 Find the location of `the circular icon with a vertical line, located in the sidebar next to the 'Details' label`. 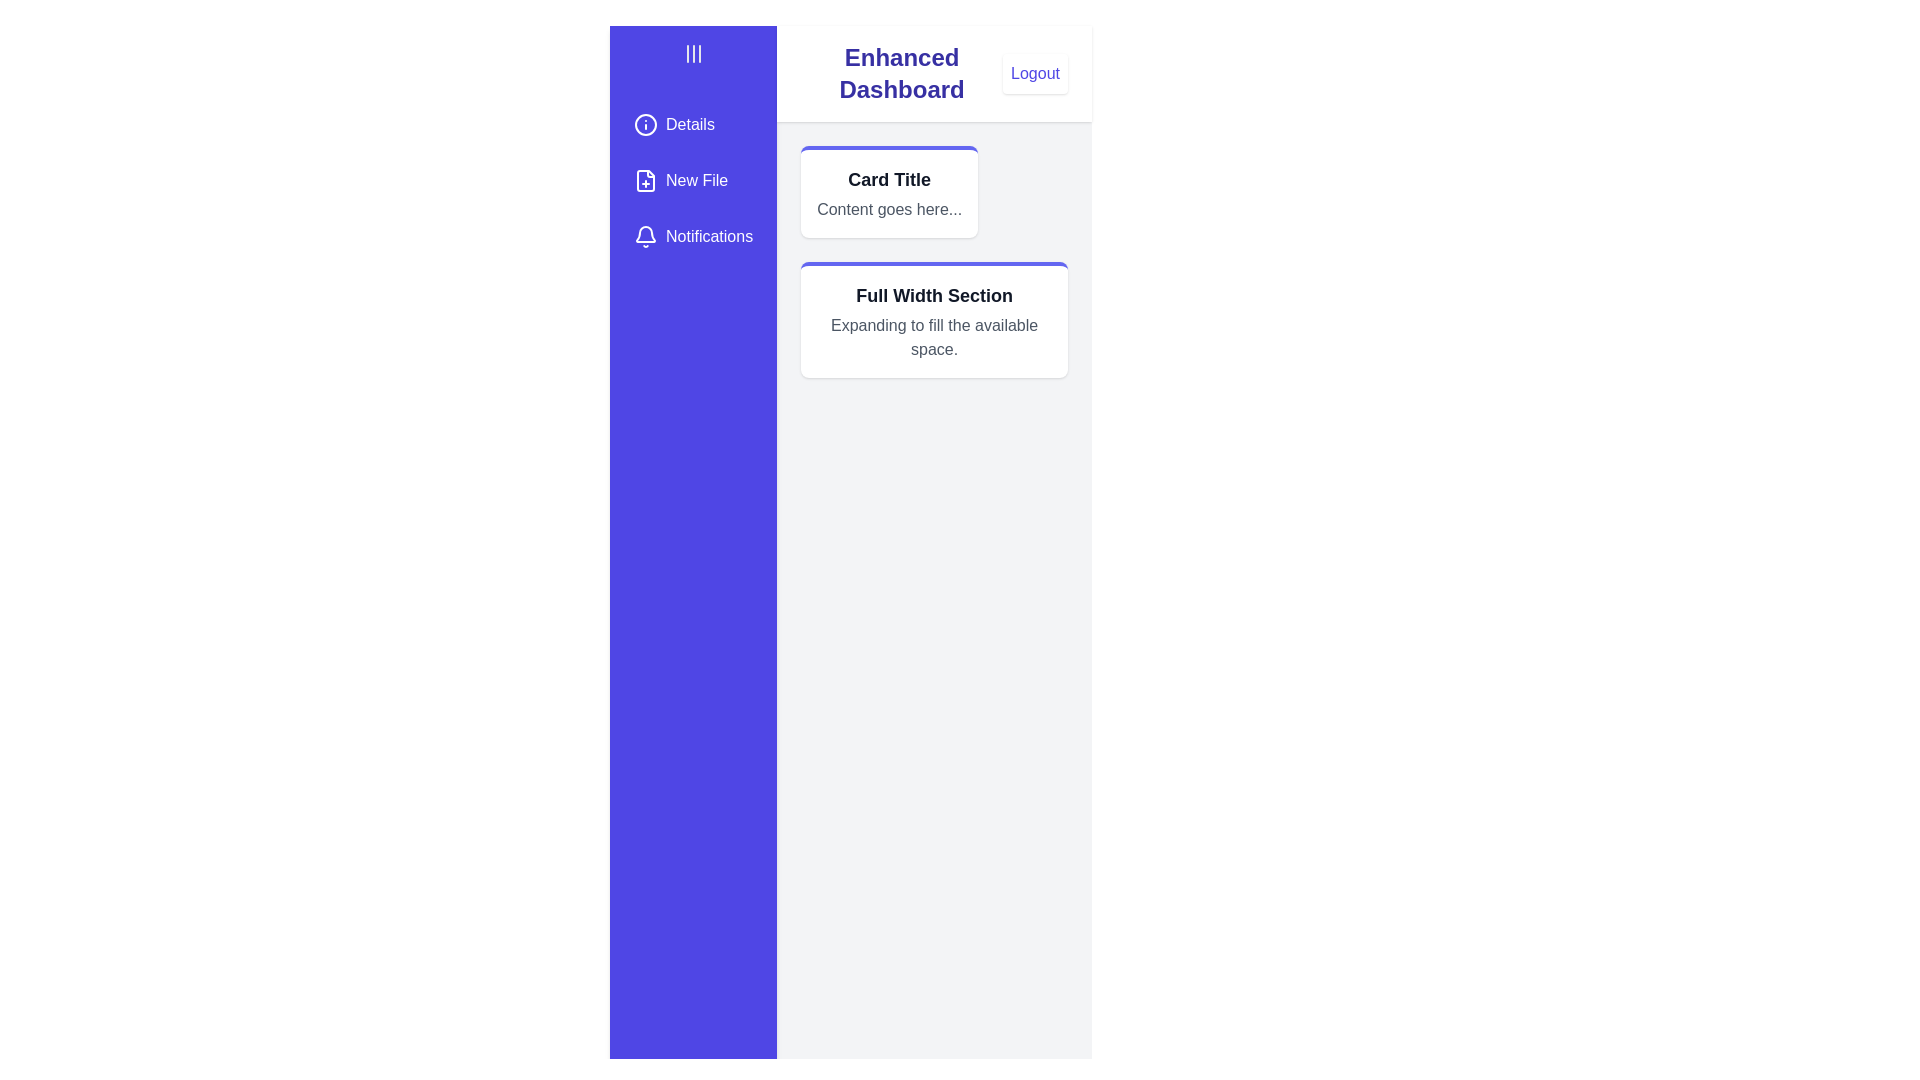

the circular icon with a vertical line, located in the sidebar next to the 'Details' label is located at coordinates (646, 124).